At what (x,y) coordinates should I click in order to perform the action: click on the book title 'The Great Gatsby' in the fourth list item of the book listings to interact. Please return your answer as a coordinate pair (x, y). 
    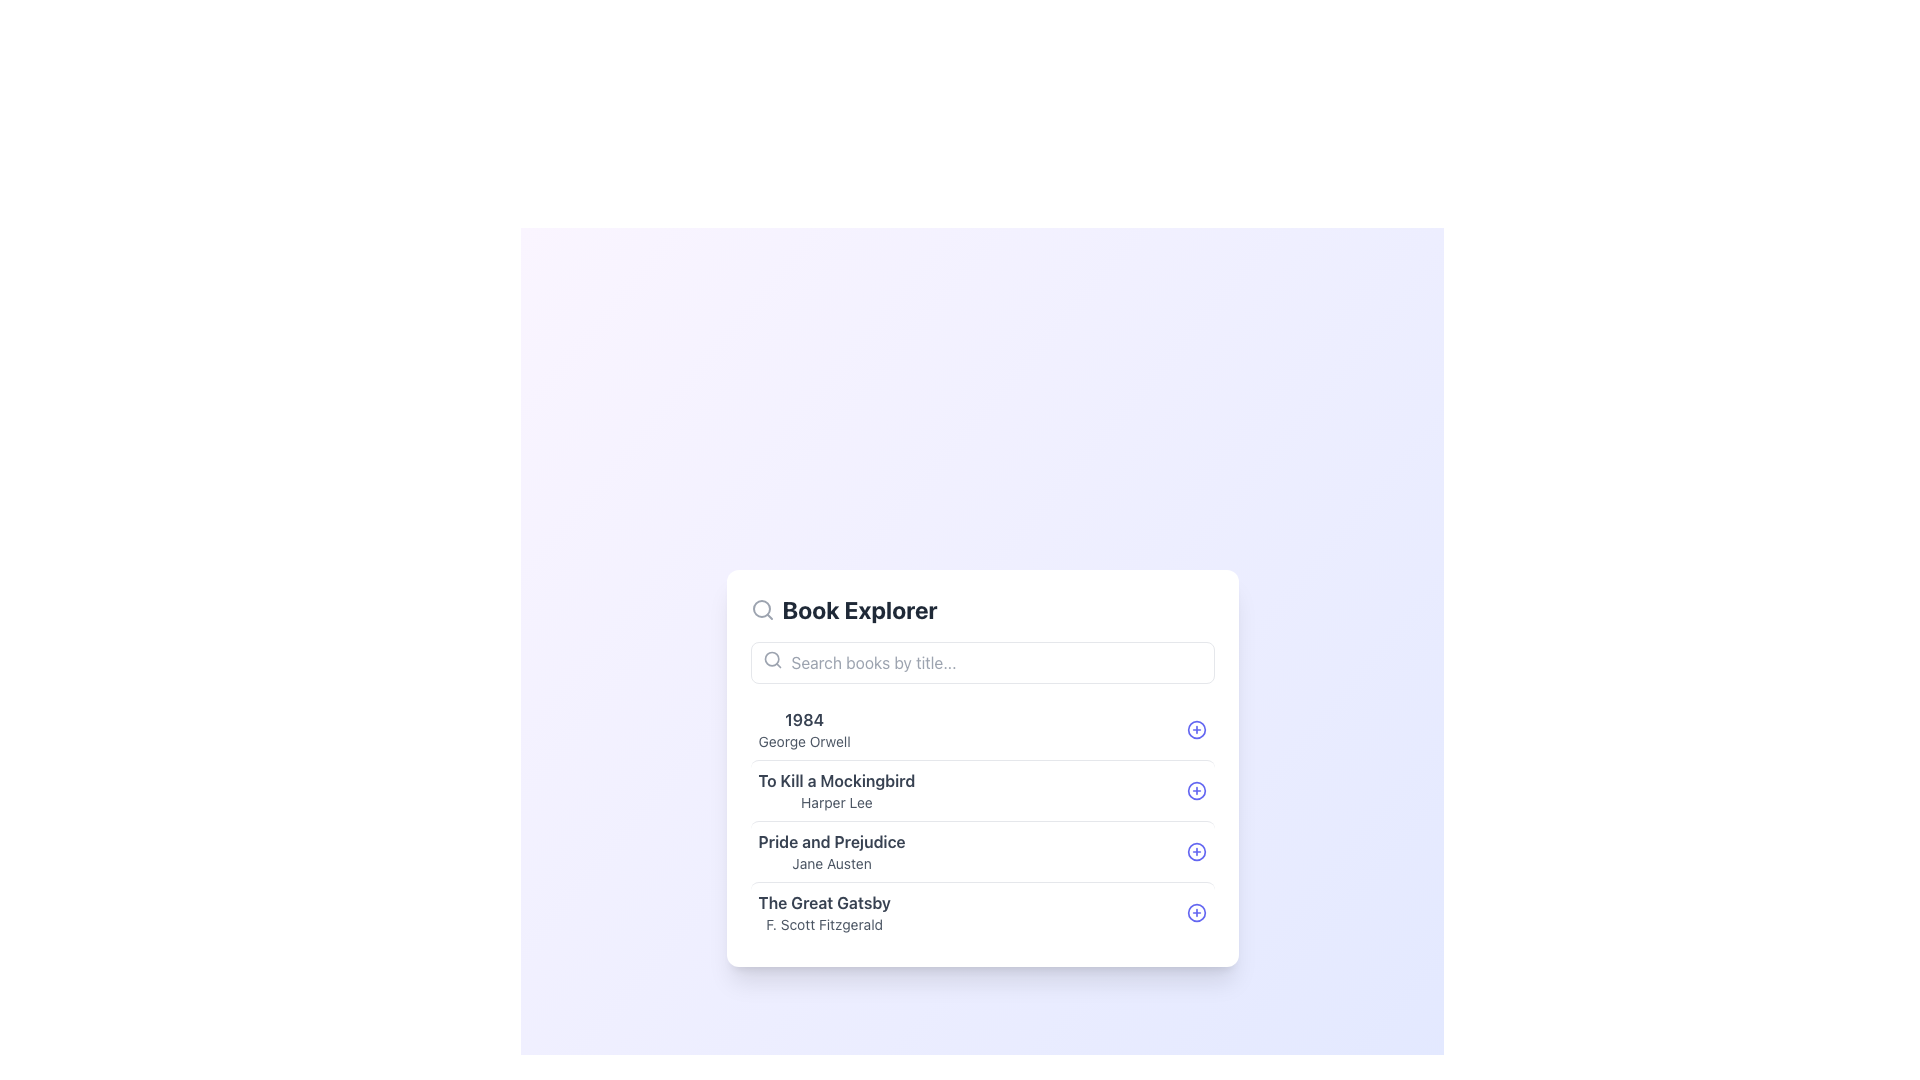
    Looking at the image, I should click on (982, 911).